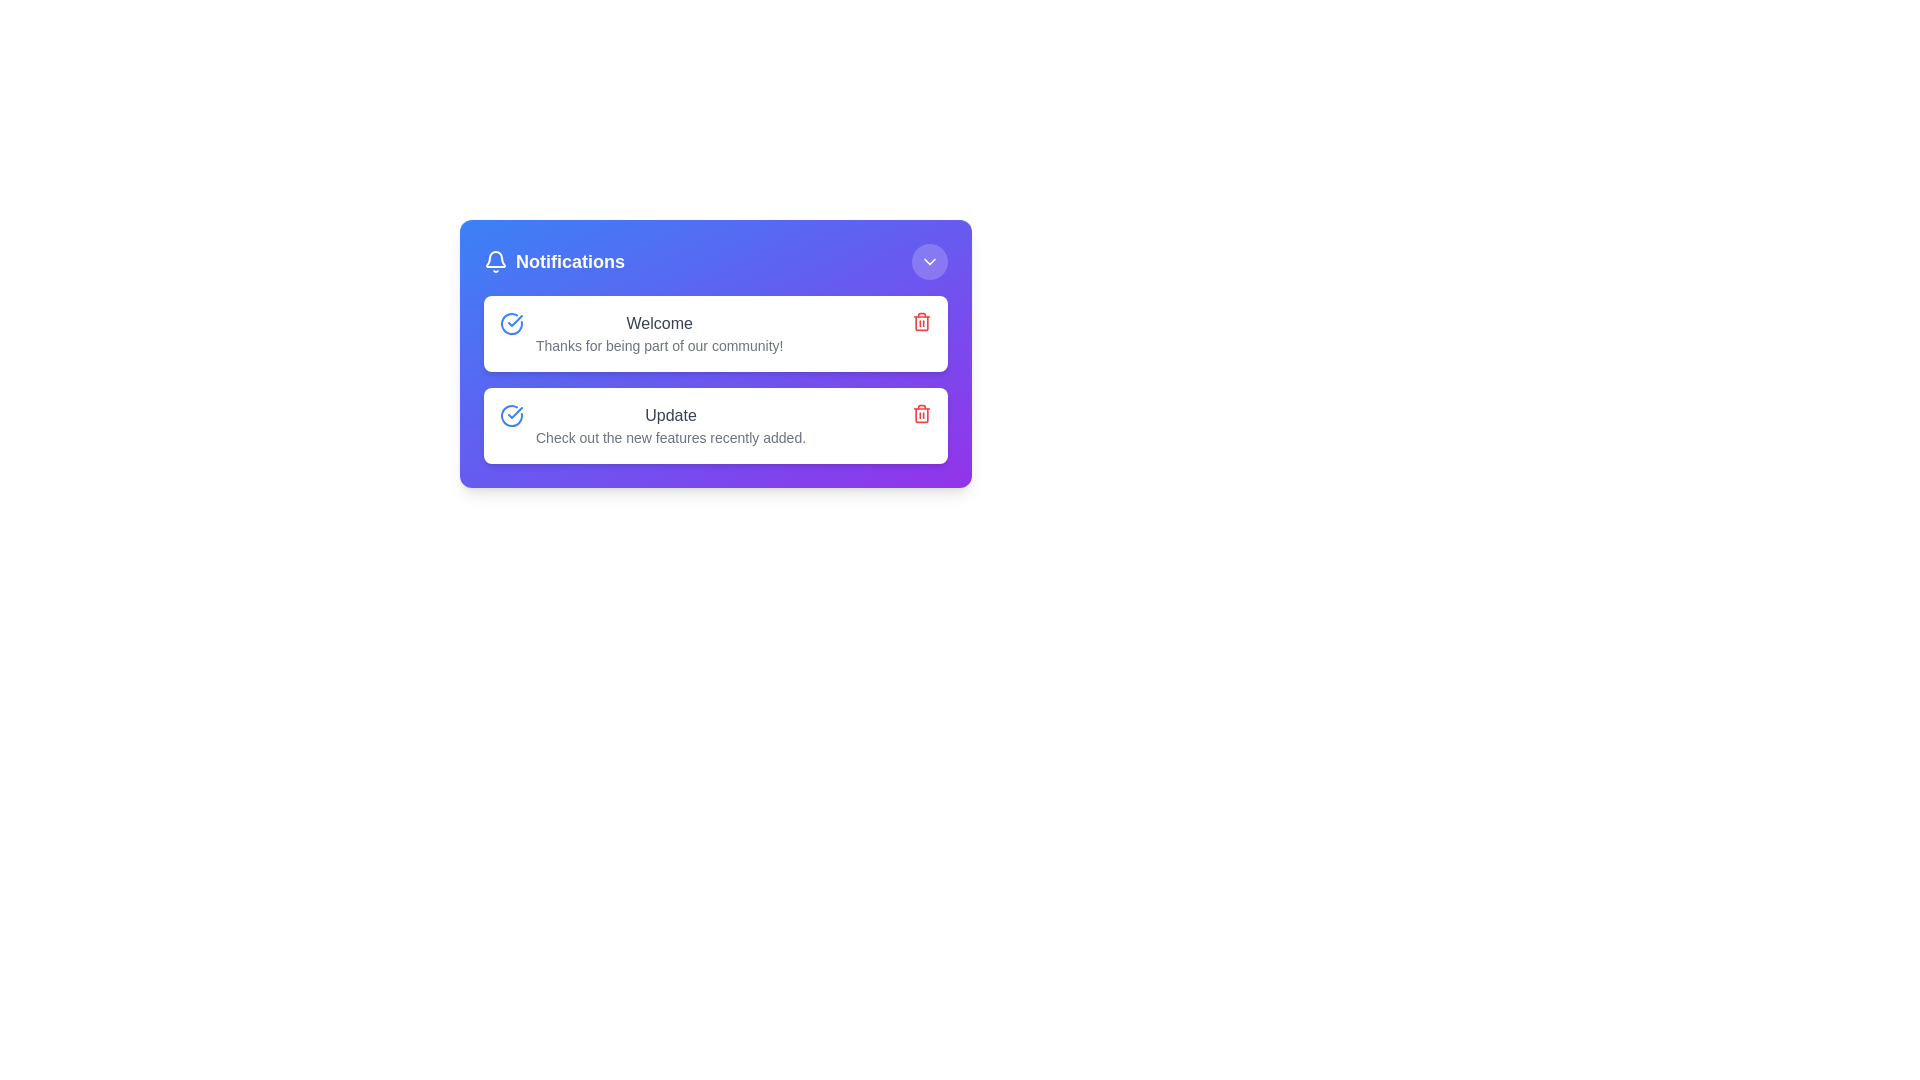  What do you see at coordinates (920, 320) in the screenshot?
I see `the delete button located in the first notification card, aligned to the right of the text 'Welcome - Thanks for being part of our community!', to change its color` at bounding box center [920, 320].